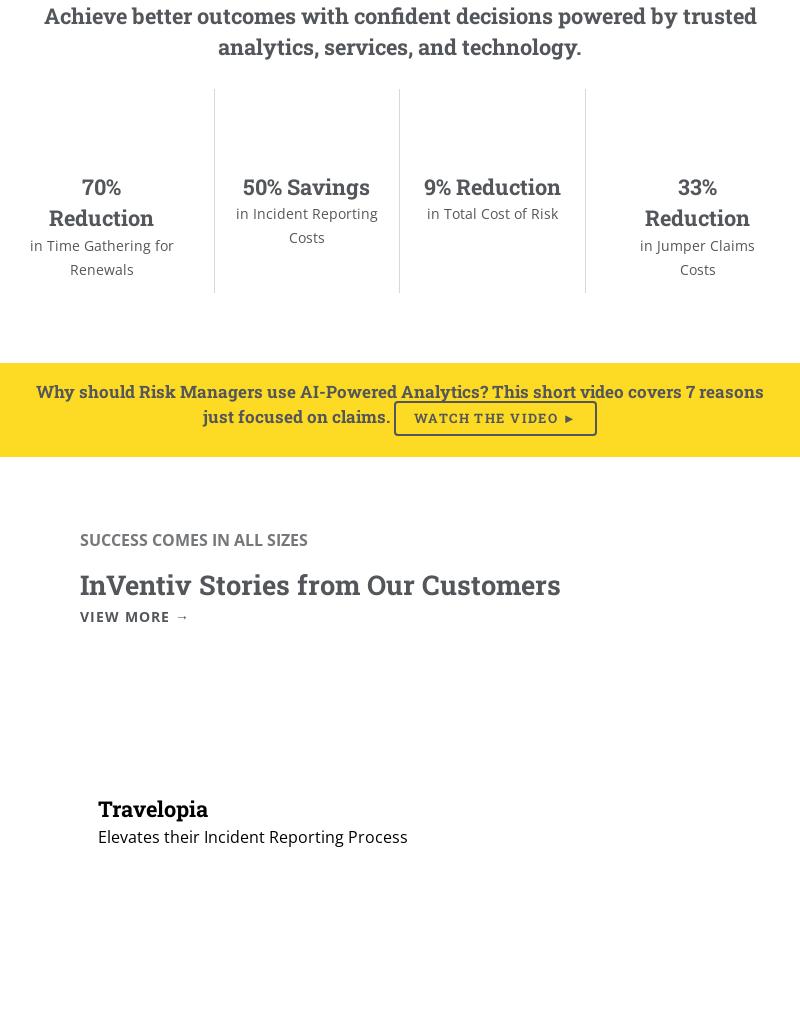 This screenshot has width=800, height=1032. Describe the element at coordinates (193, 539) in the screenshot. I see `'SUCCESS COMES IN ALL SIZES'` at that location.